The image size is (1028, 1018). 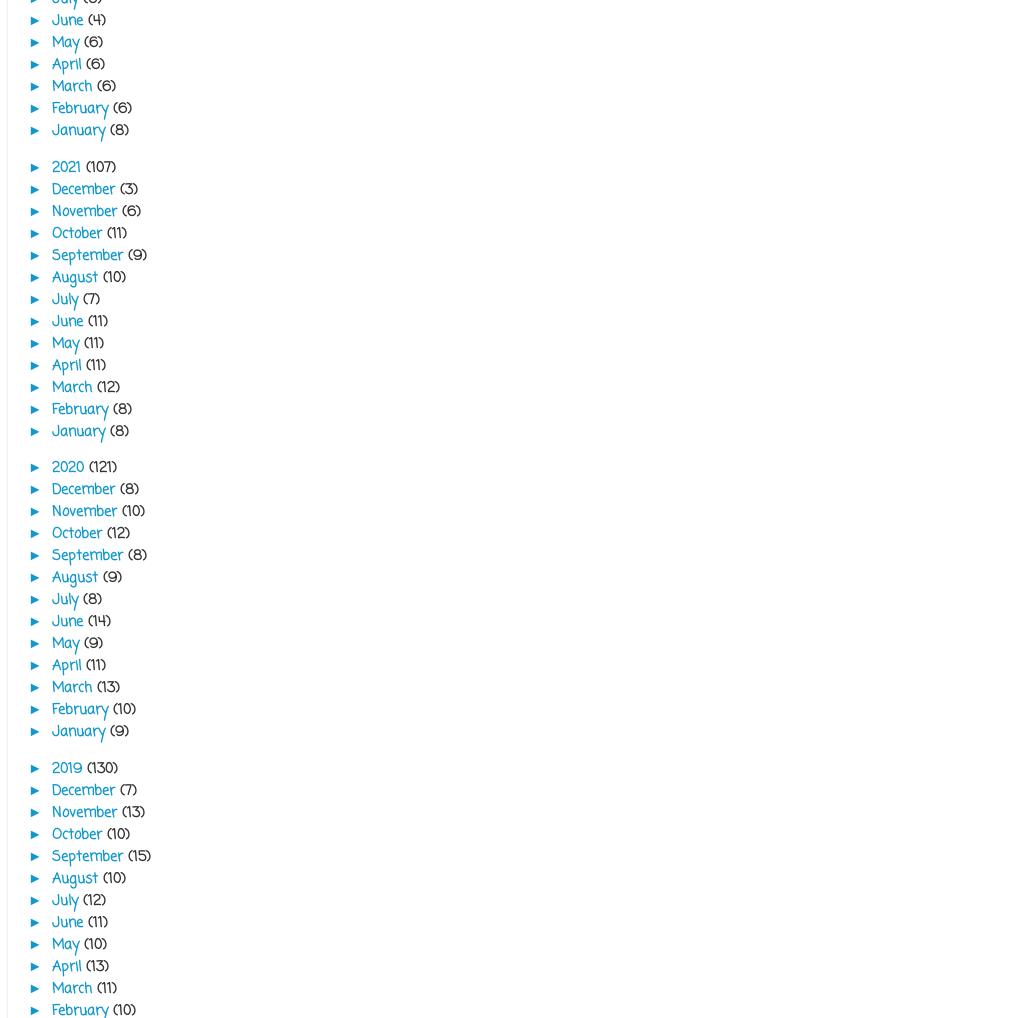 I want to click on '(15)', so click(x=126, y=855).